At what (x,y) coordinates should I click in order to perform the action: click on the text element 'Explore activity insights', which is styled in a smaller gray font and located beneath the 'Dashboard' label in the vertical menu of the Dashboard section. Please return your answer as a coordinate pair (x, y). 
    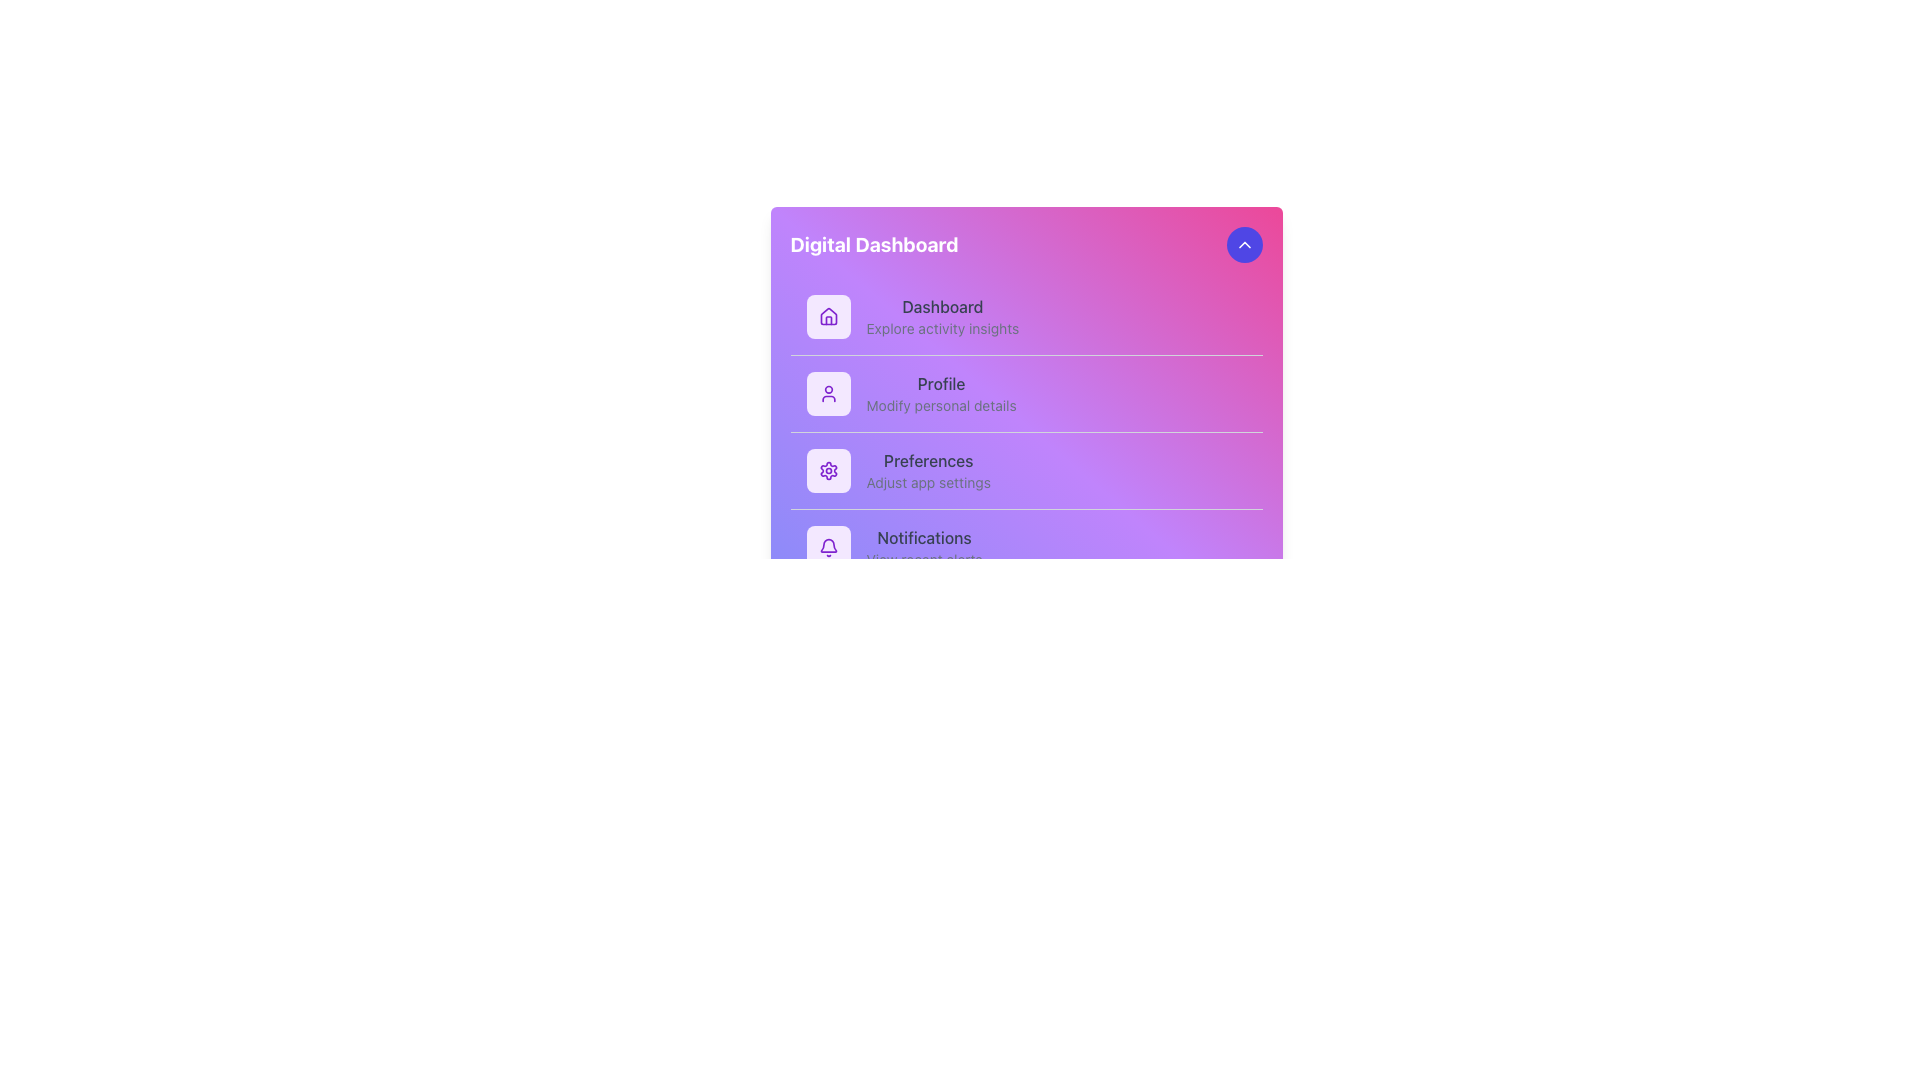
    Looking at the image, I should click on (941, 327).